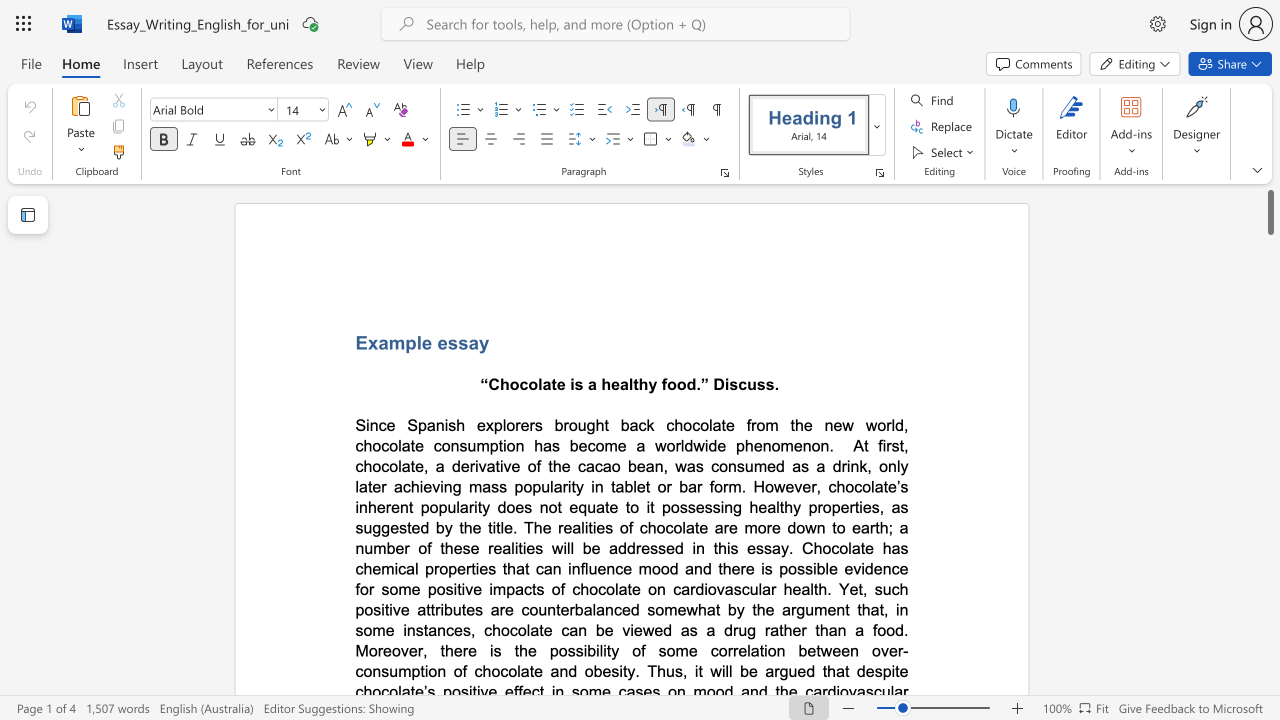 Image resolution: width=1280 pixels, height=720 pixels. Describe the element at coordinates (1269, 428) in the screenshot. I see `the scrollbar on the right` at that location.